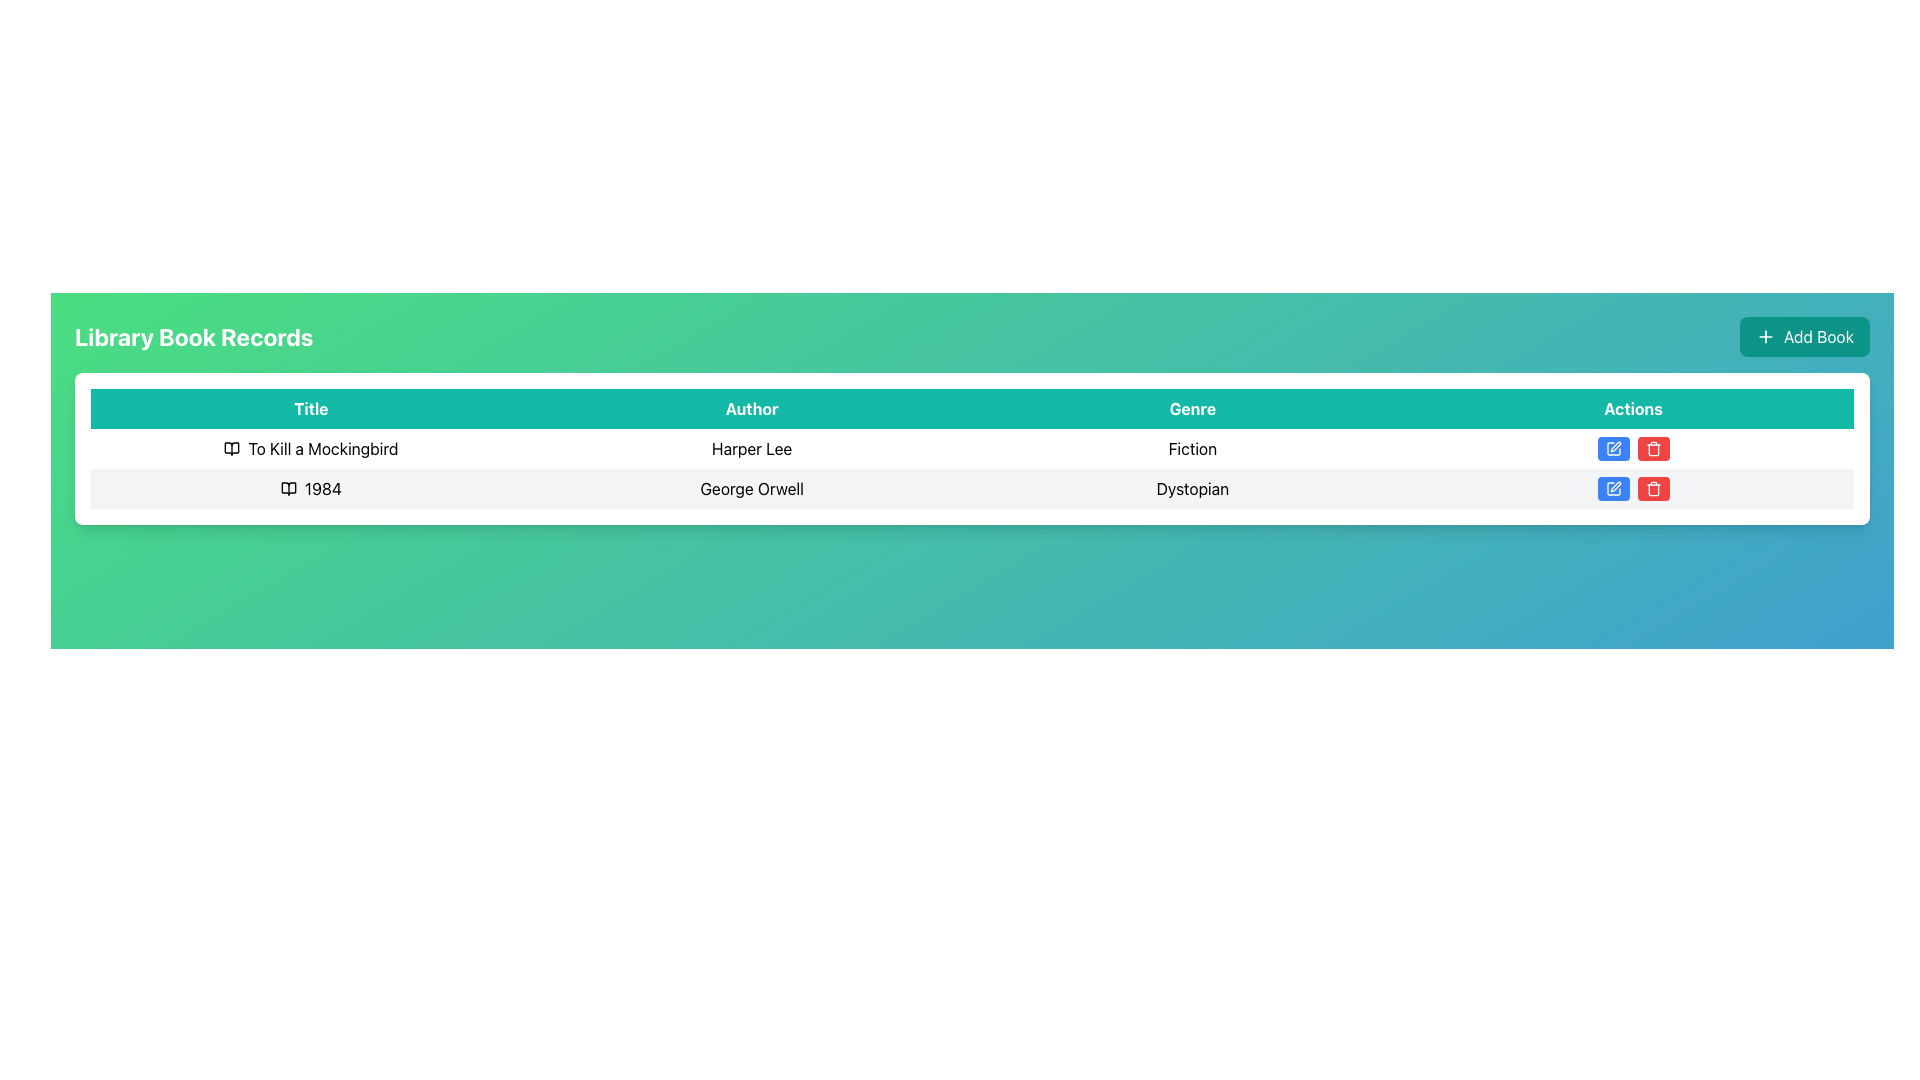 The image size is (1920, 1080). I want to click on the book icon representing 'To Kill a Mockingbird' located in the first row of the table under the 'Title' column, so click(232, 447).